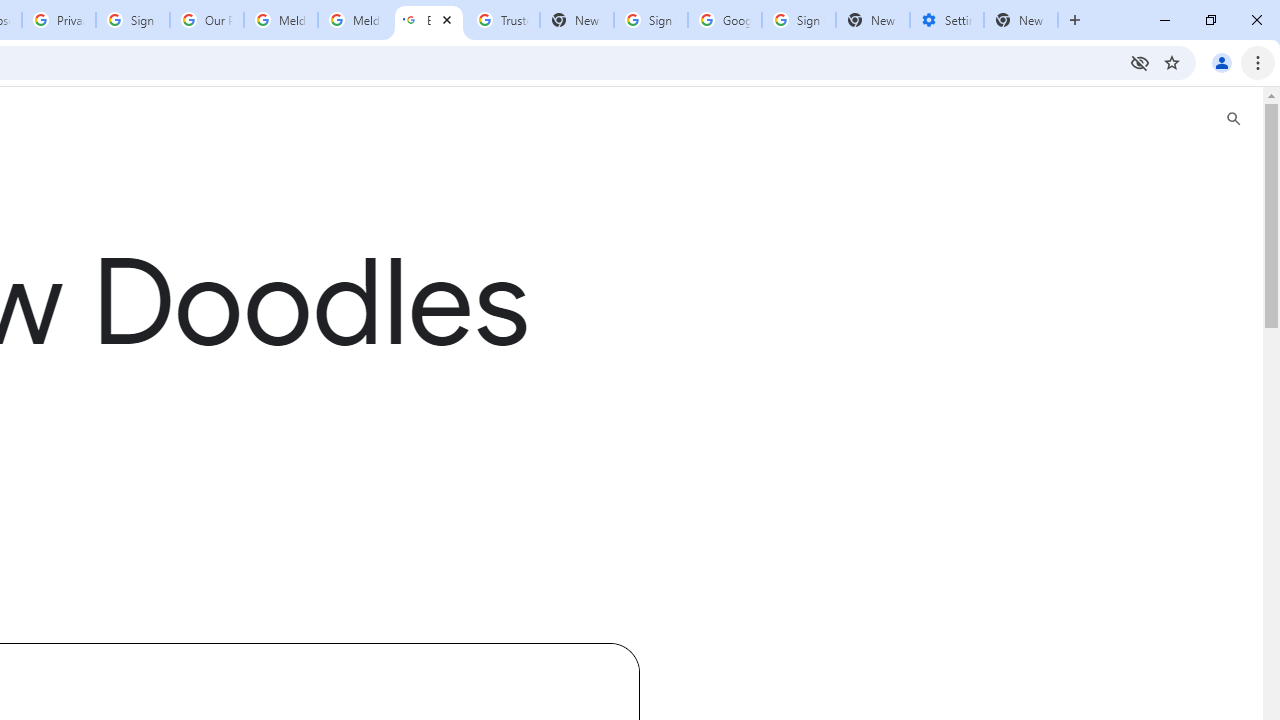 The width and height of the screenshot is (1280, 720). What do you see at coordinates (946, 20) in the screenshot?
I see `'Settings - Addresses and more'` at bounding box center [946, 20].